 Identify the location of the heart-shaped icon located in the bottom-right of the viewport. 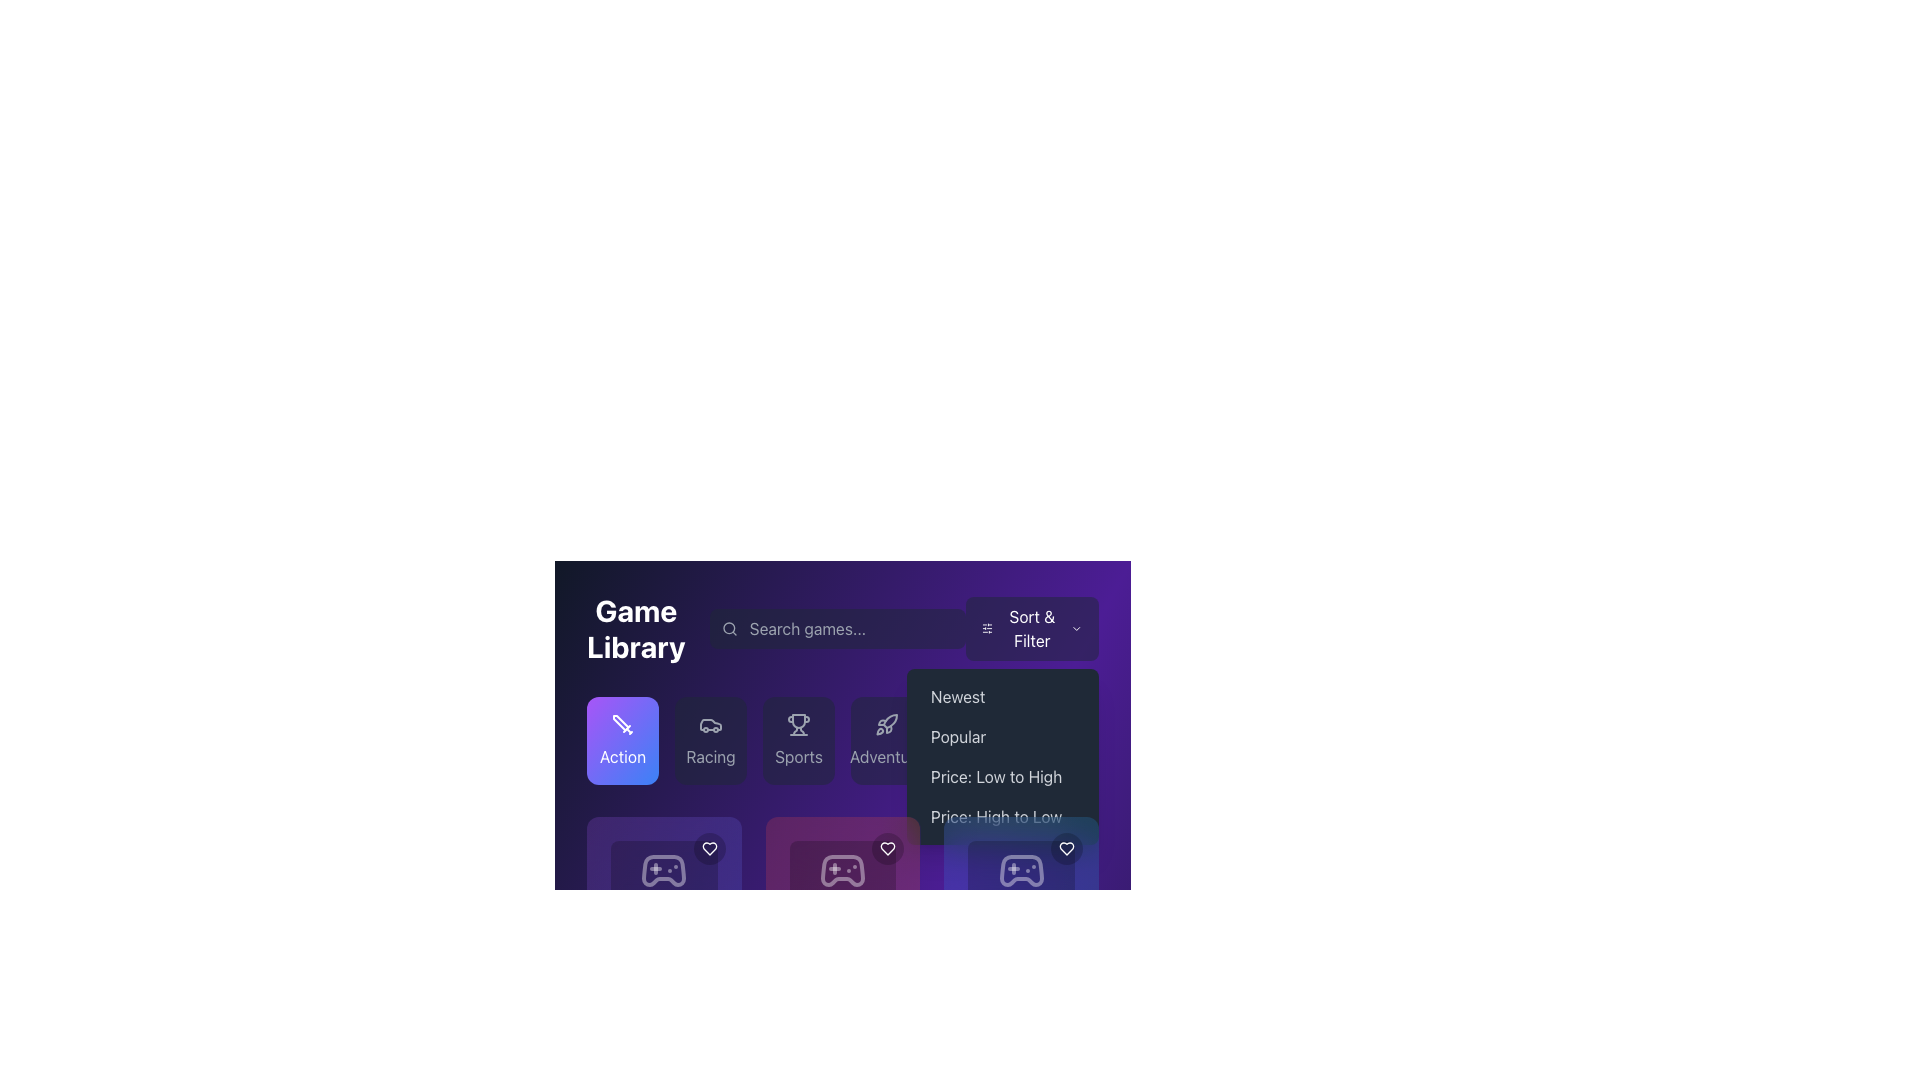
(1065, 848).